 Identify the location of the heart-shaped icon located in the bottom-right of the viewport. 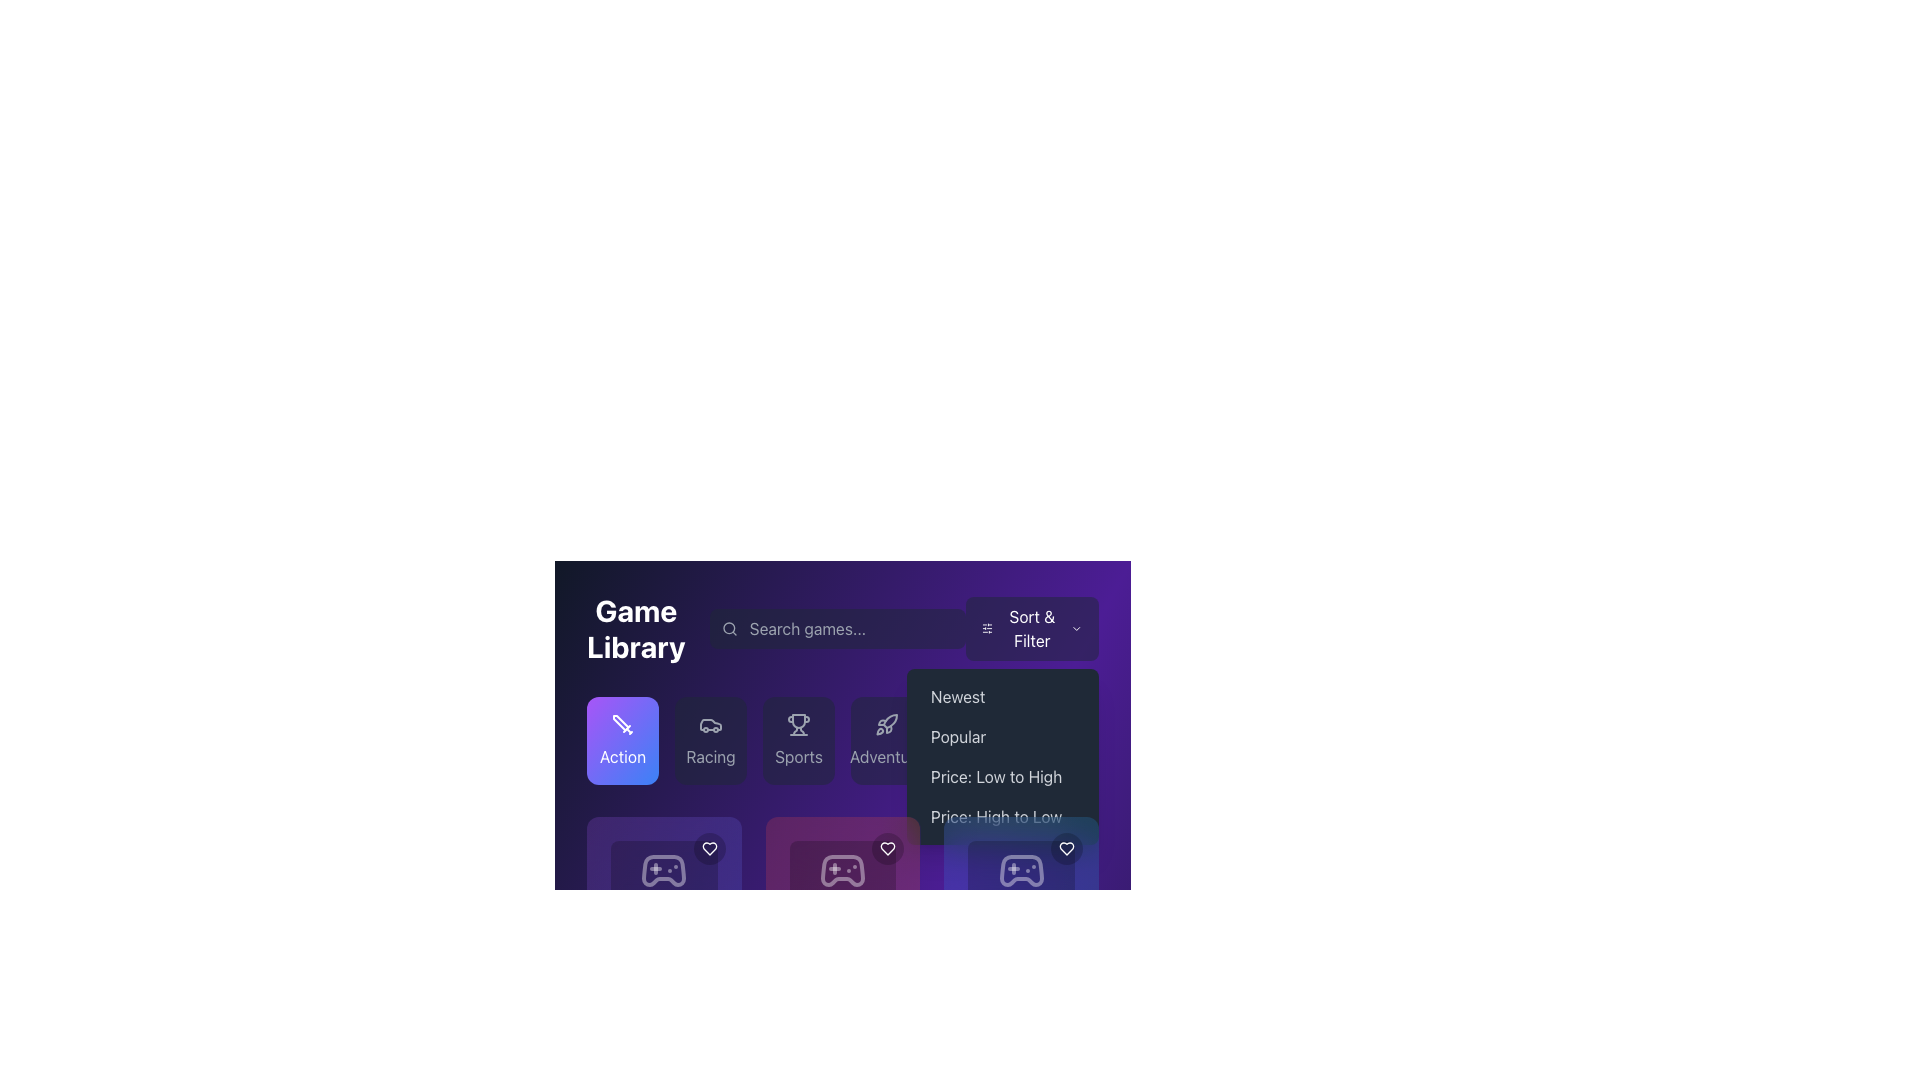
(1065, 848).